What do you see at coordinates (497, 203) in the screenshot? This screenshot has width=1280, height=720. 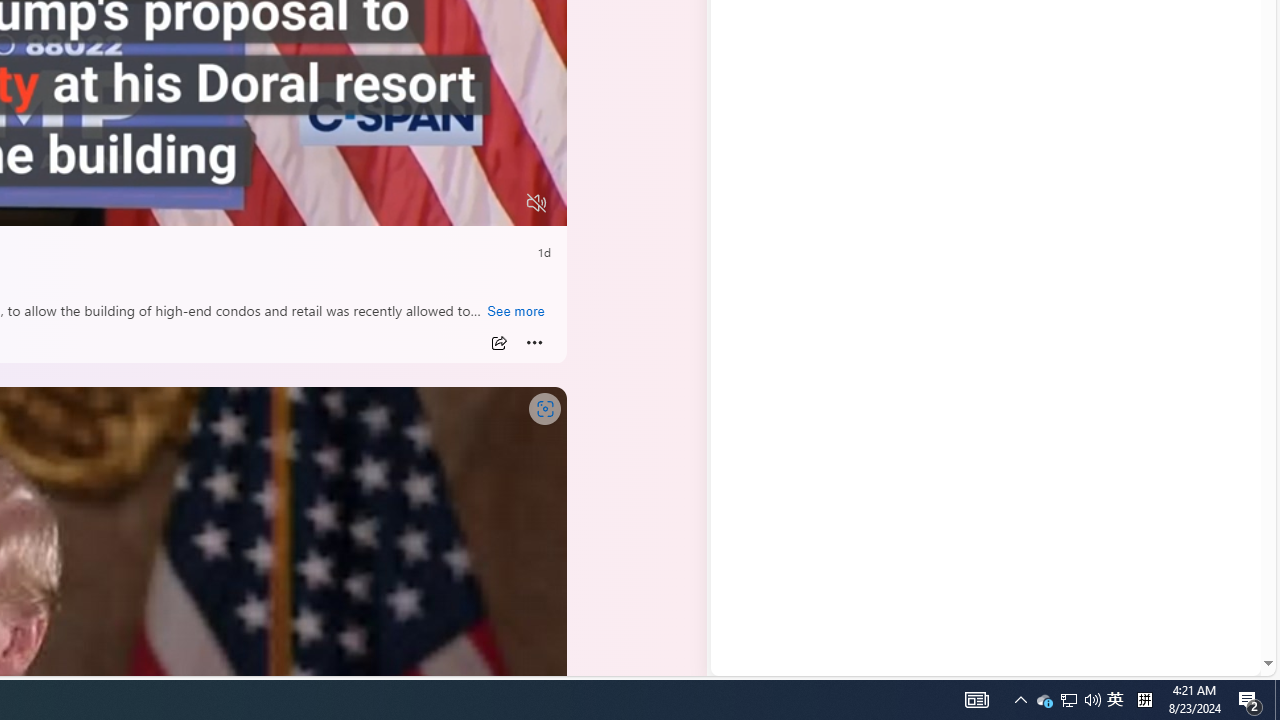 I see `'Fullscreen'` at bounding box center [497, 203].